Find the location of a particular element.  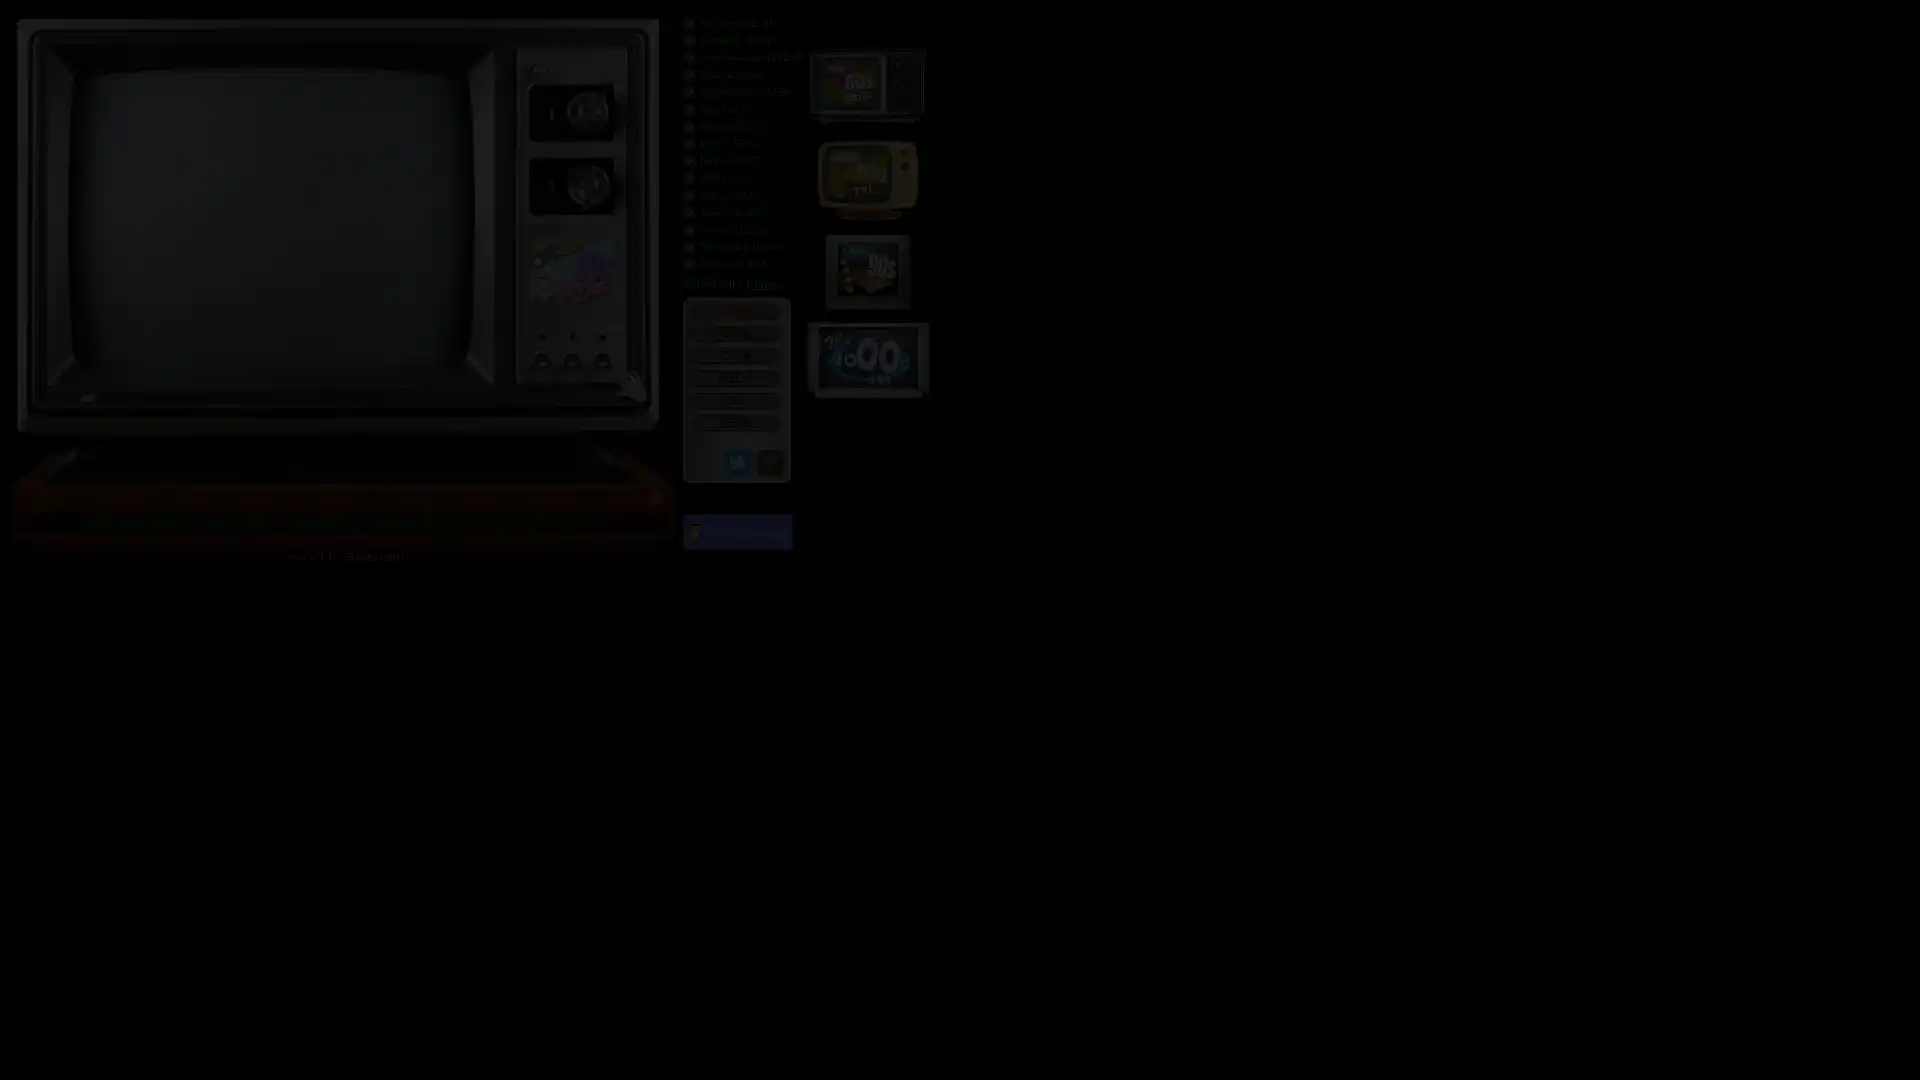

MENU is located at coordinates (734, 421).